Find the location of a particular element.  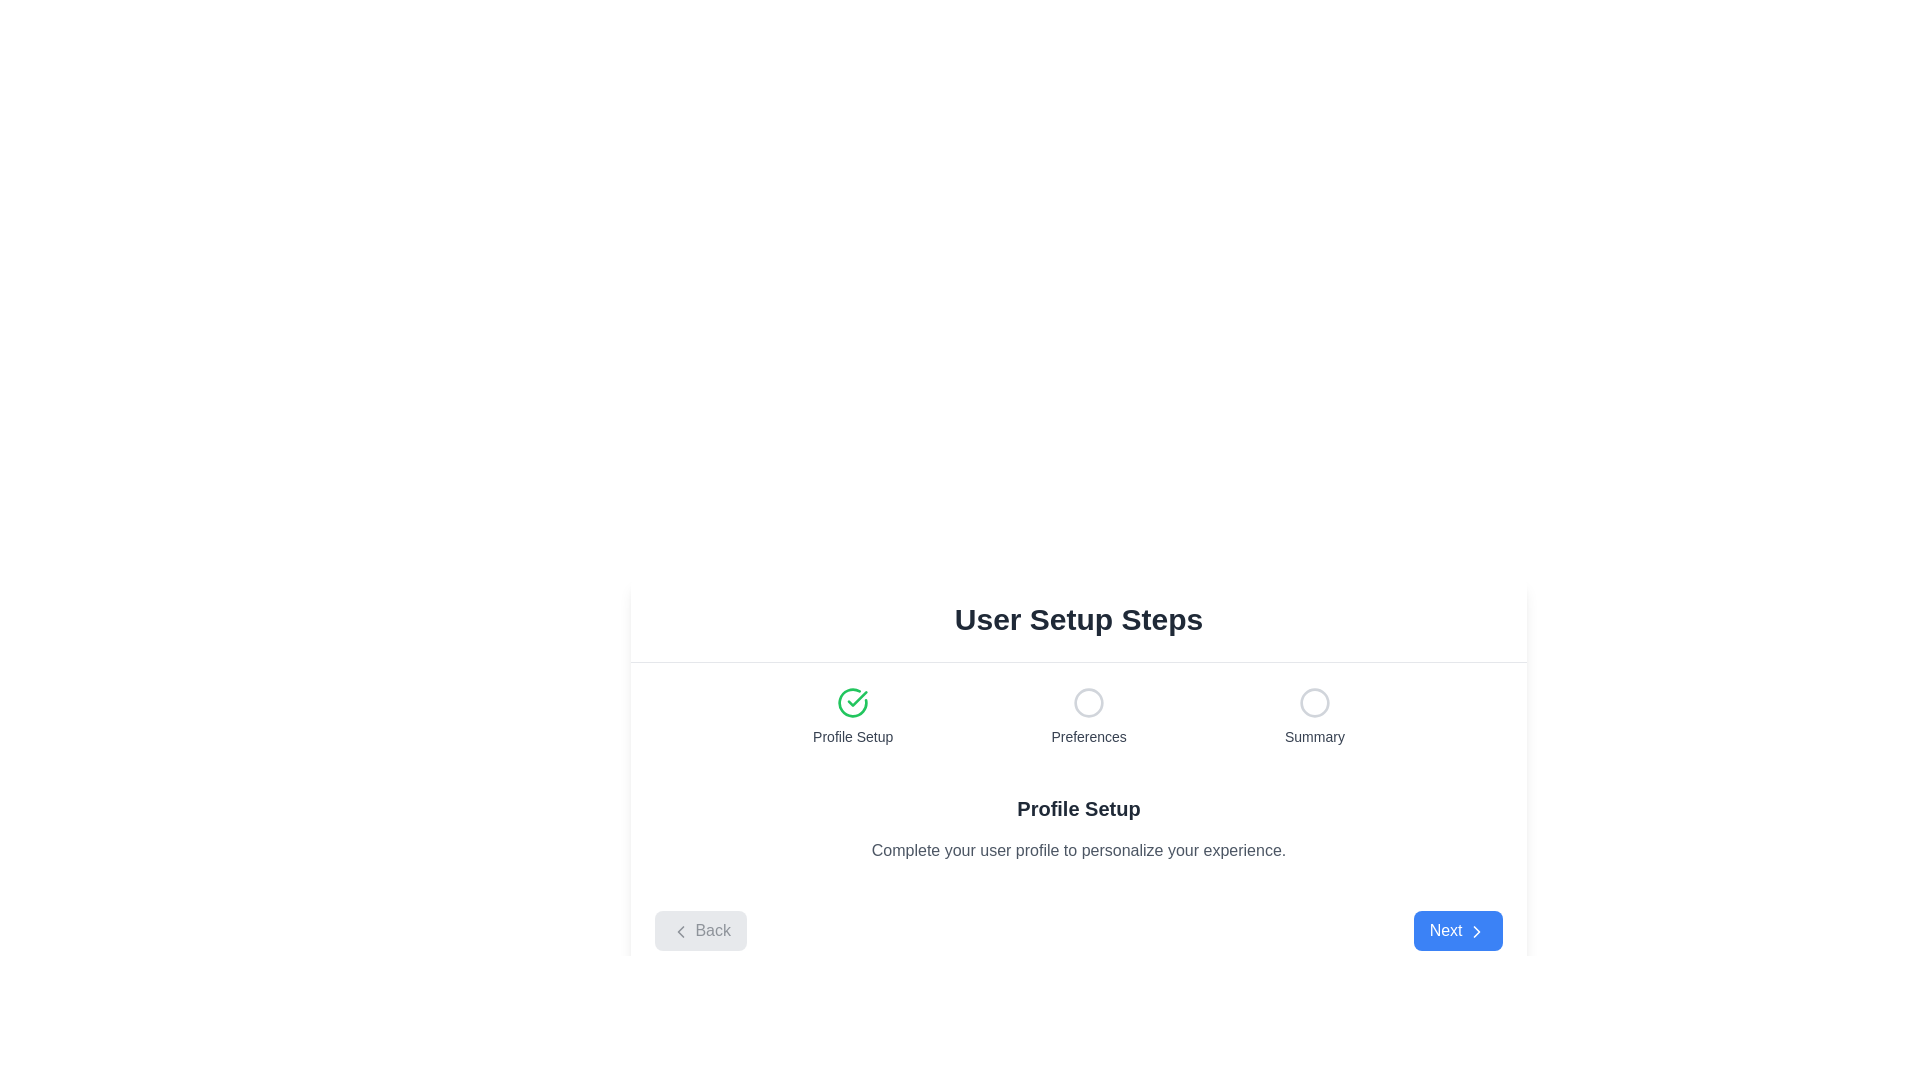

the 'Back' button, which is a rectangular button with rounded corners, light gray background, darker gray text, and a left-pointing chevron icon is located at coordinates (700, 930).